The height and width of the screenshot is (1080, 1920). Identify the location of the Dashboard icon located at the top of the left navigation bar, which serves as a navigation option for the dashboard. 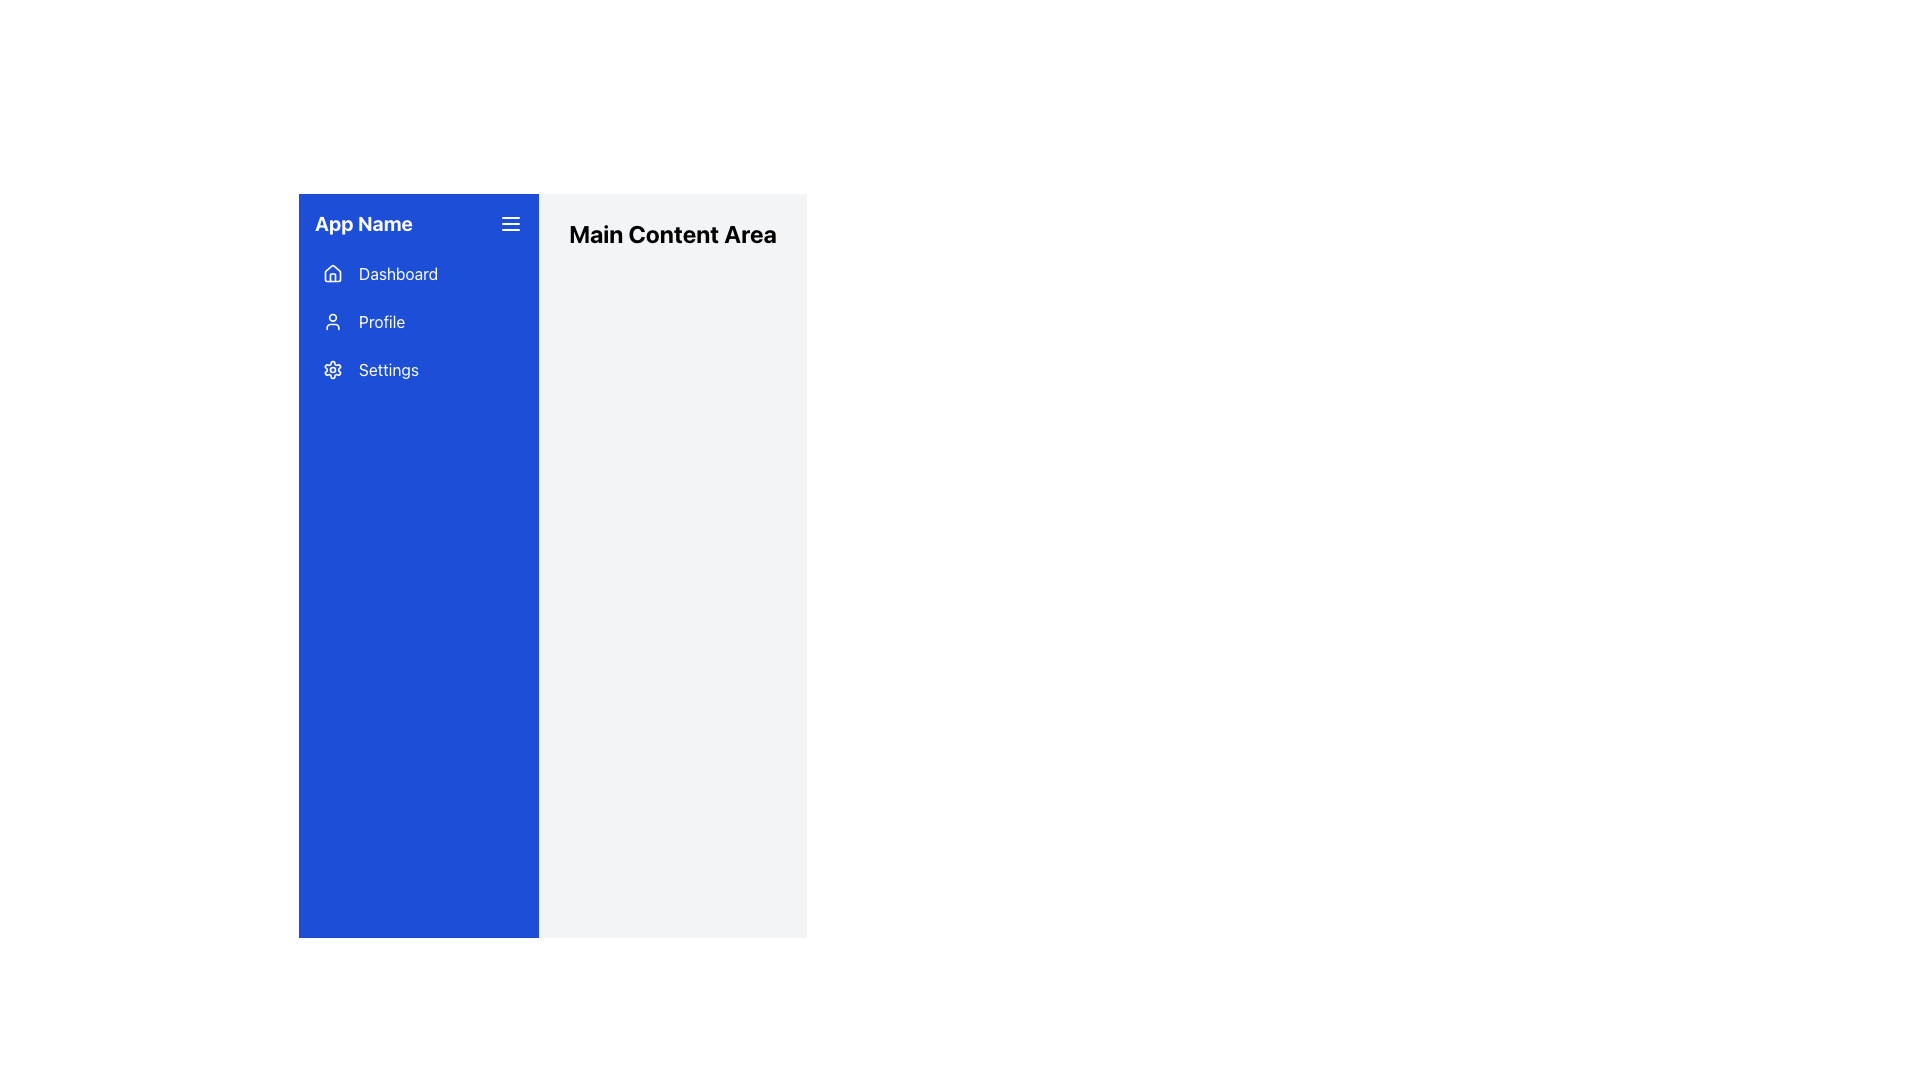
(332, 273).